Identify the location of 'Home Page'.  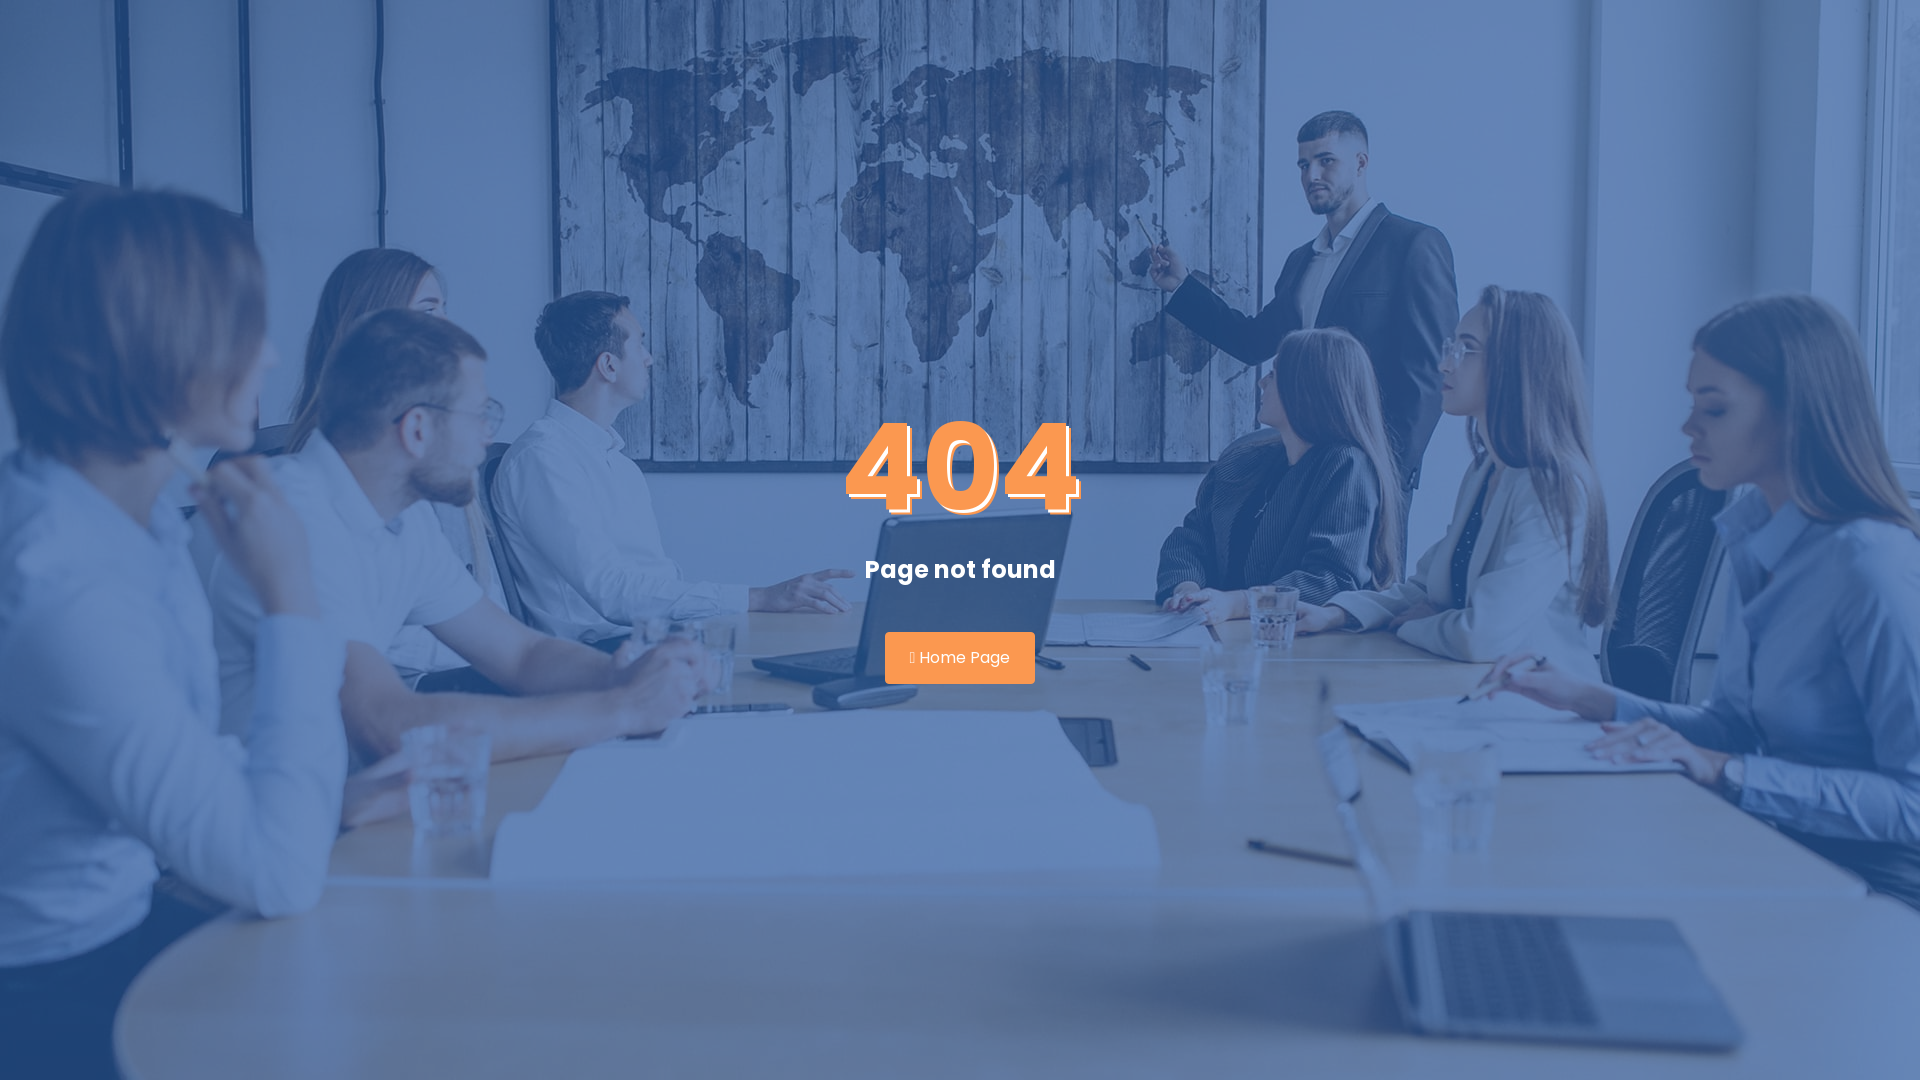
(960, 658).